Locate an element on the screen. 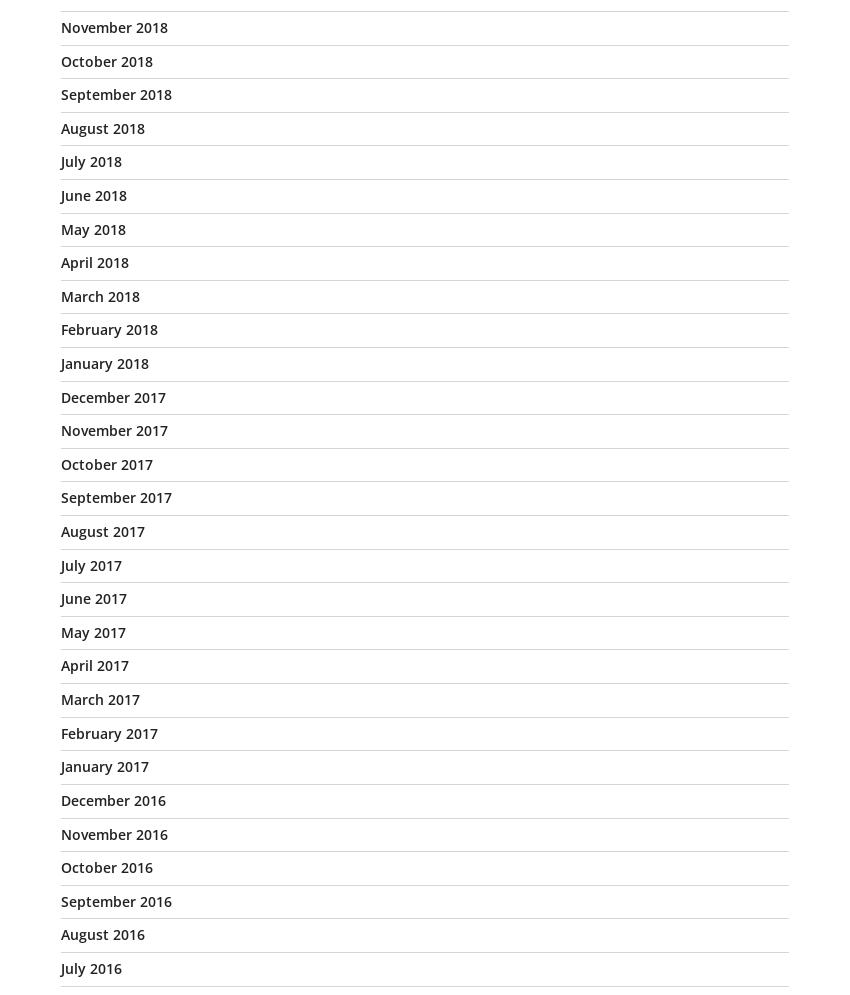 The image size is (850, 995). 'October 2017' is located at coordinates (61, 463).